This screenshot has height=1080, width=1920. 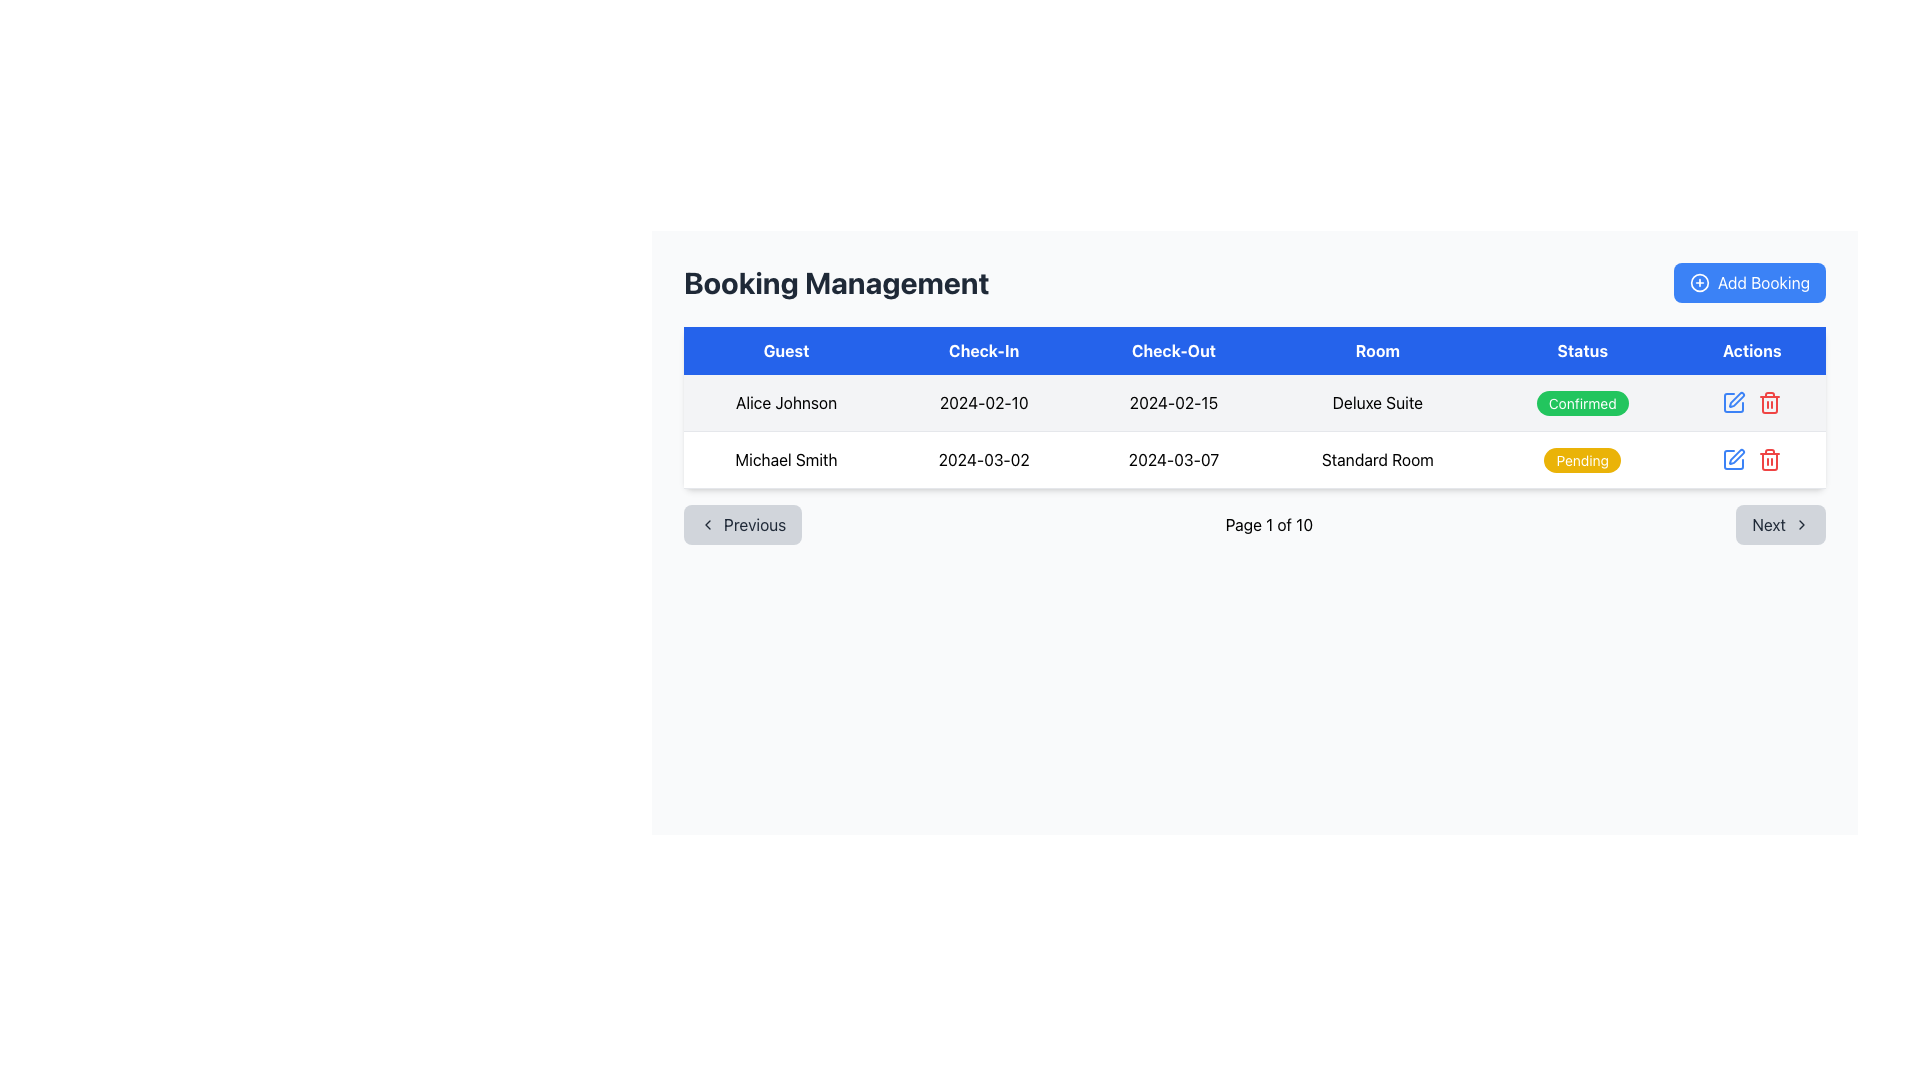 What do you see at coordinates (1376, 350) in the screenshot?
I see `the fourth tab in the table column header that indicates room information, located between the 'Check-Out' tab and 'Status' tab` at bounding box center [1376, 350].